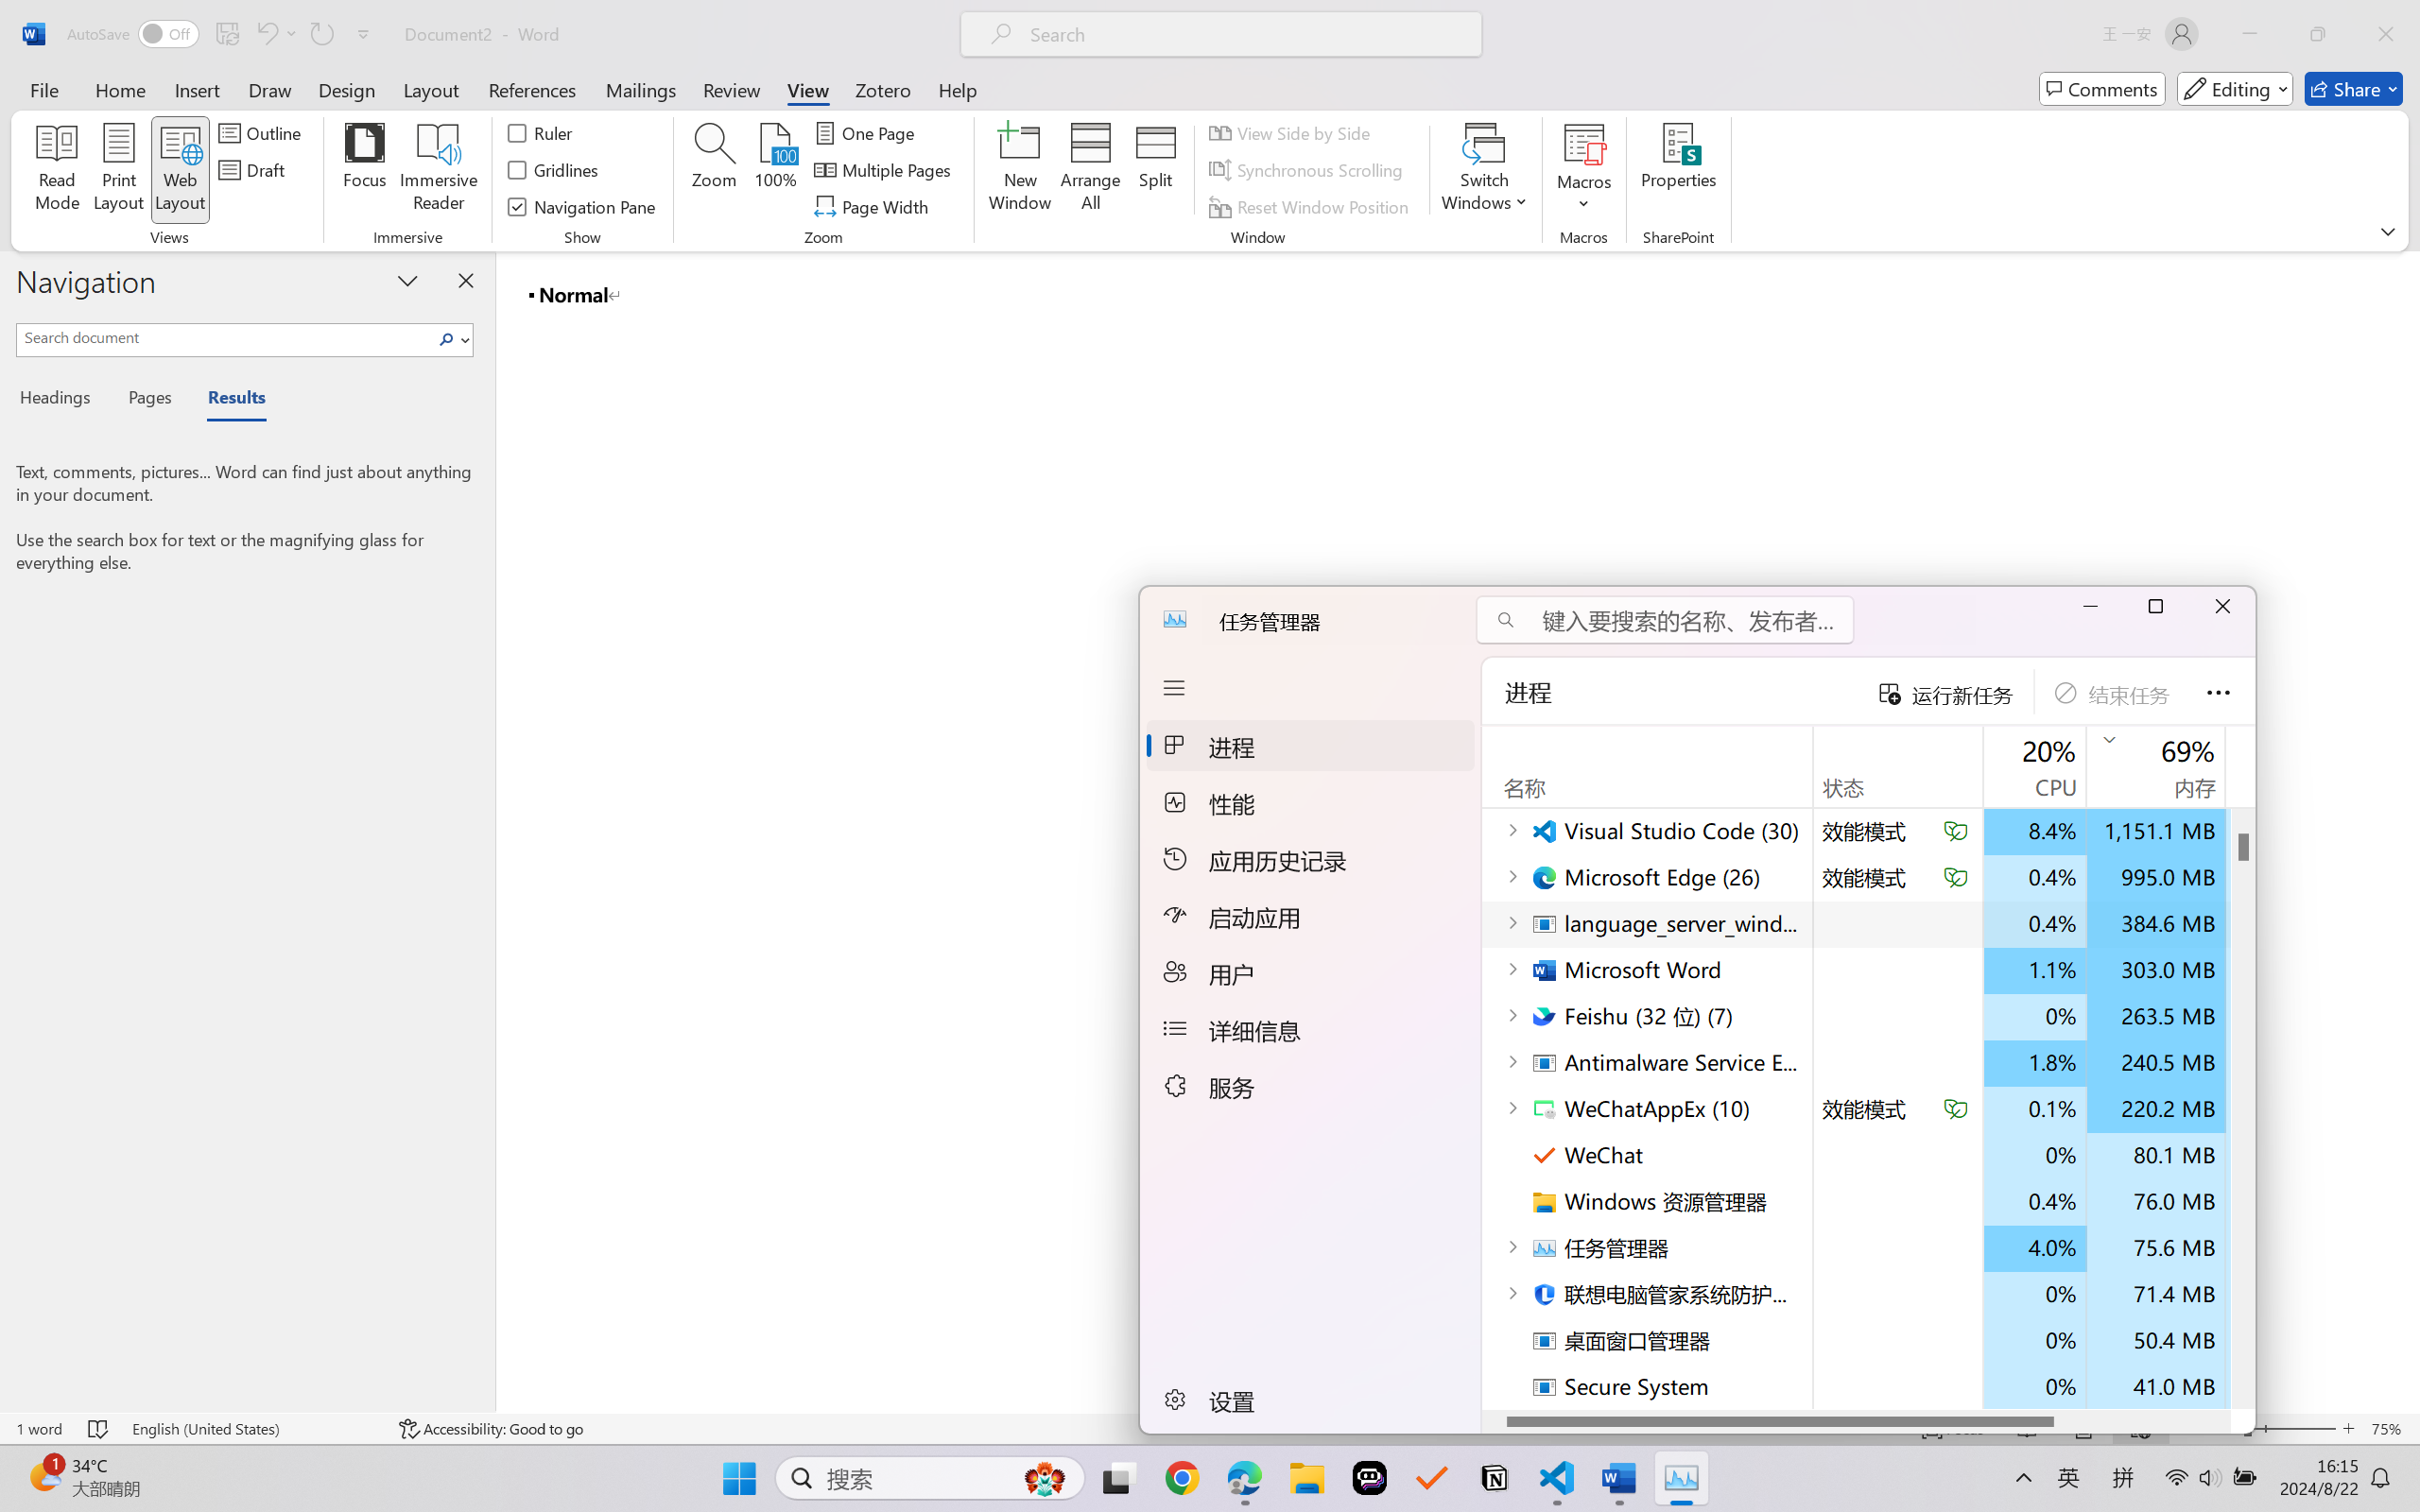  I want to click on 'Split', so click(1155, 170).